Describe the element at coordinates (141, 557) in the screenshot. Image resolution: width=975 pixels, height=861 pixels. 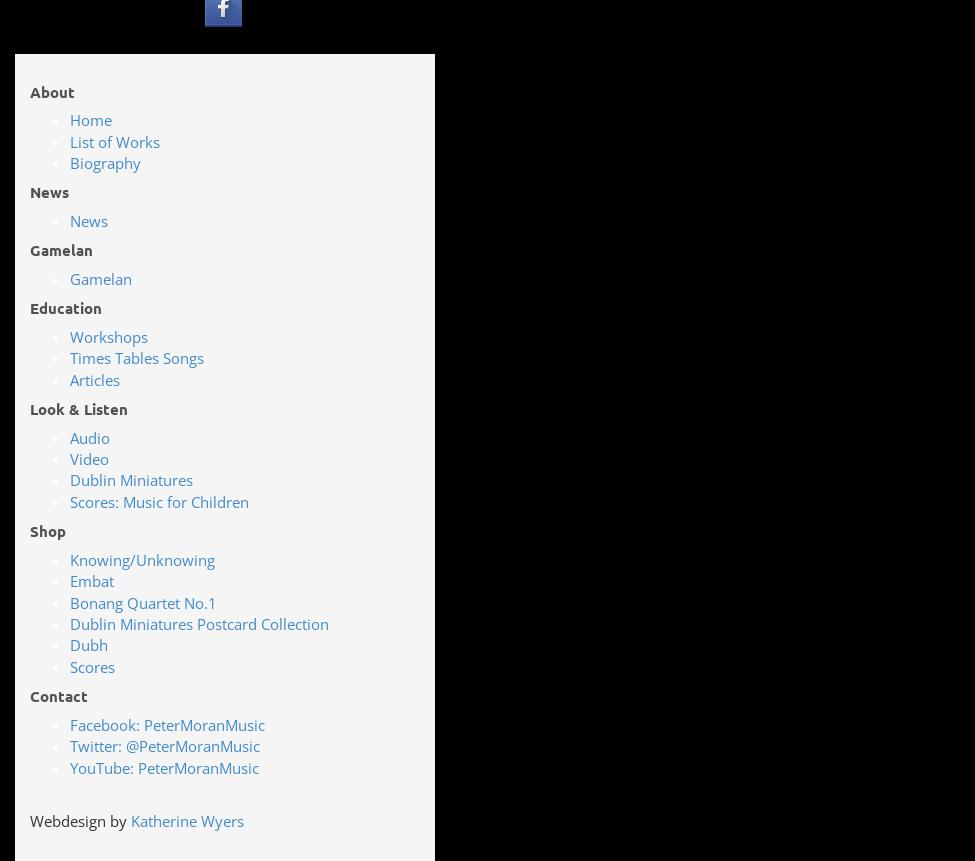
I see `'Knowing/Unknowing'` at that location.